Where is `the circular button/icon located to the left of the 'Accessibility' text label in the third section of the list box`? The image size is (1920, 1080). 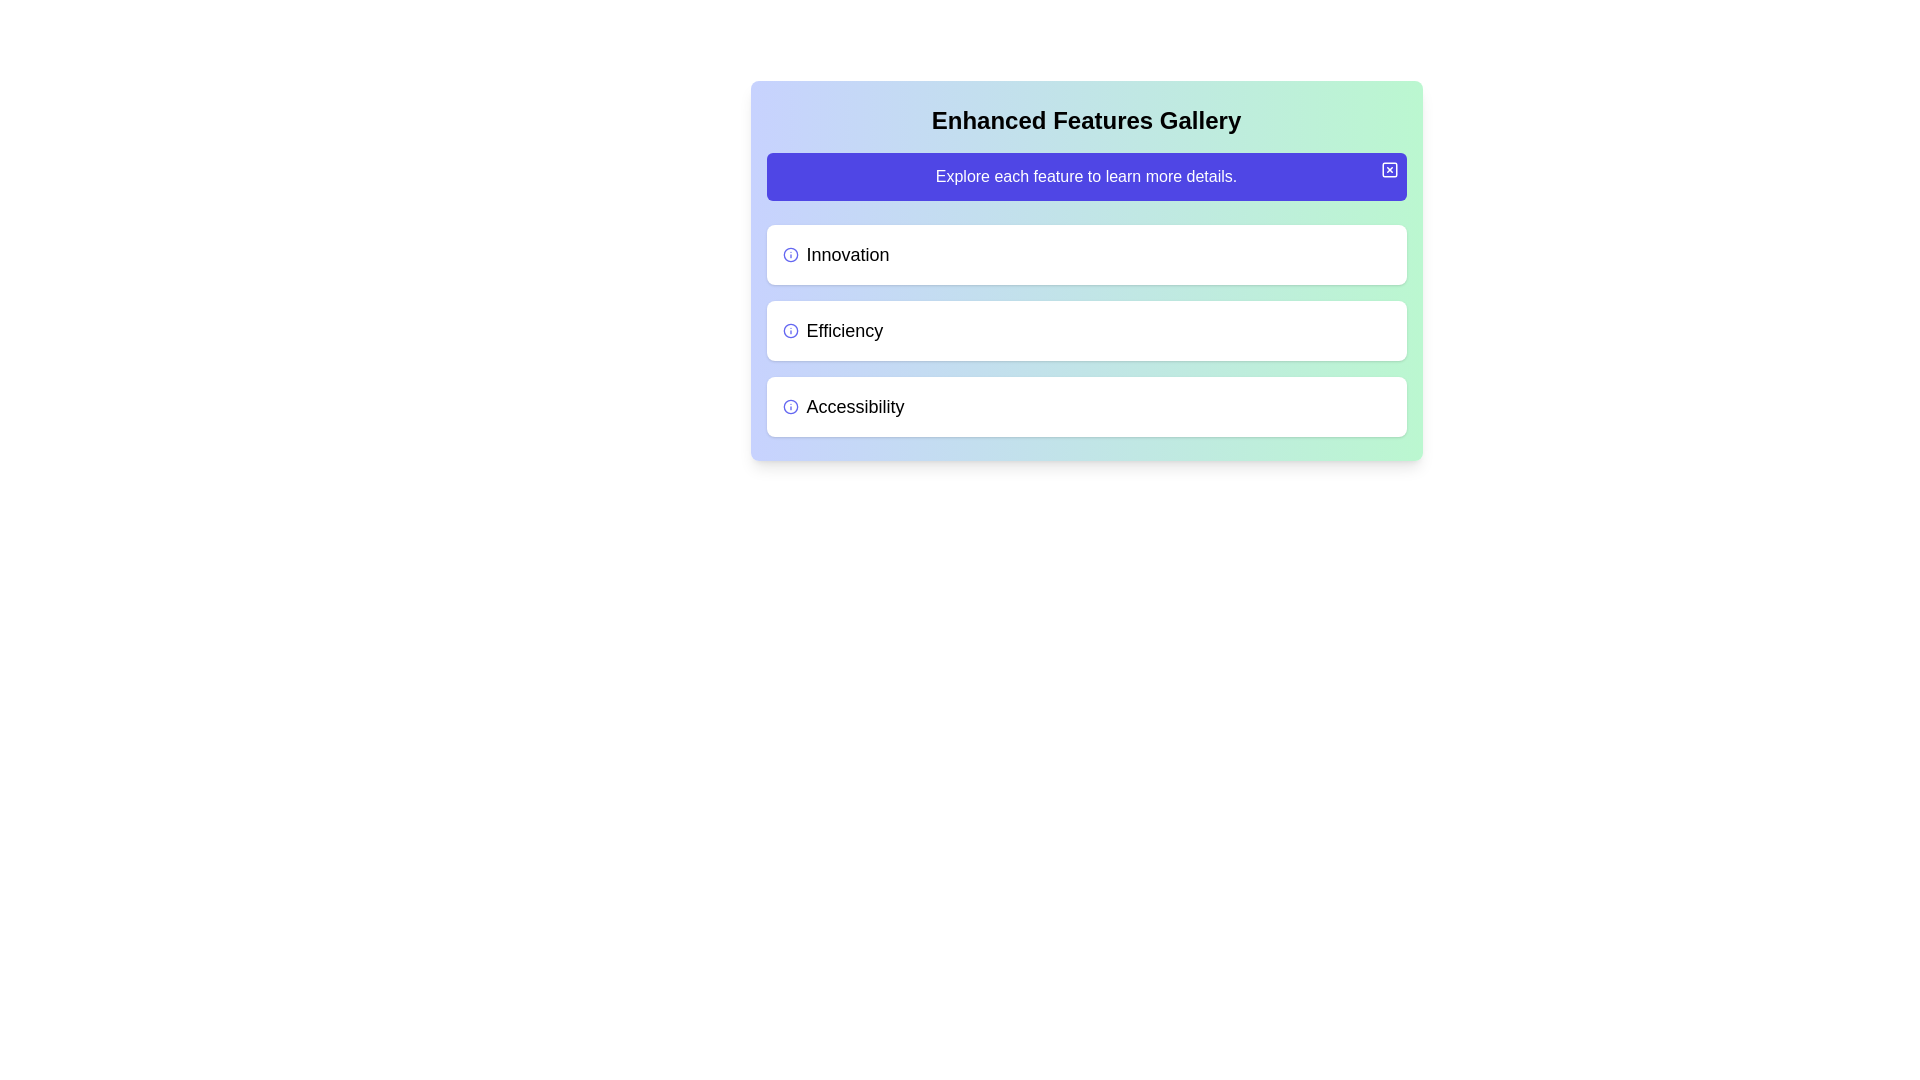
the circular button/icon located to the left of the 'Accessibility' text label in the third section of the list box is located at coordinates (789, 406).